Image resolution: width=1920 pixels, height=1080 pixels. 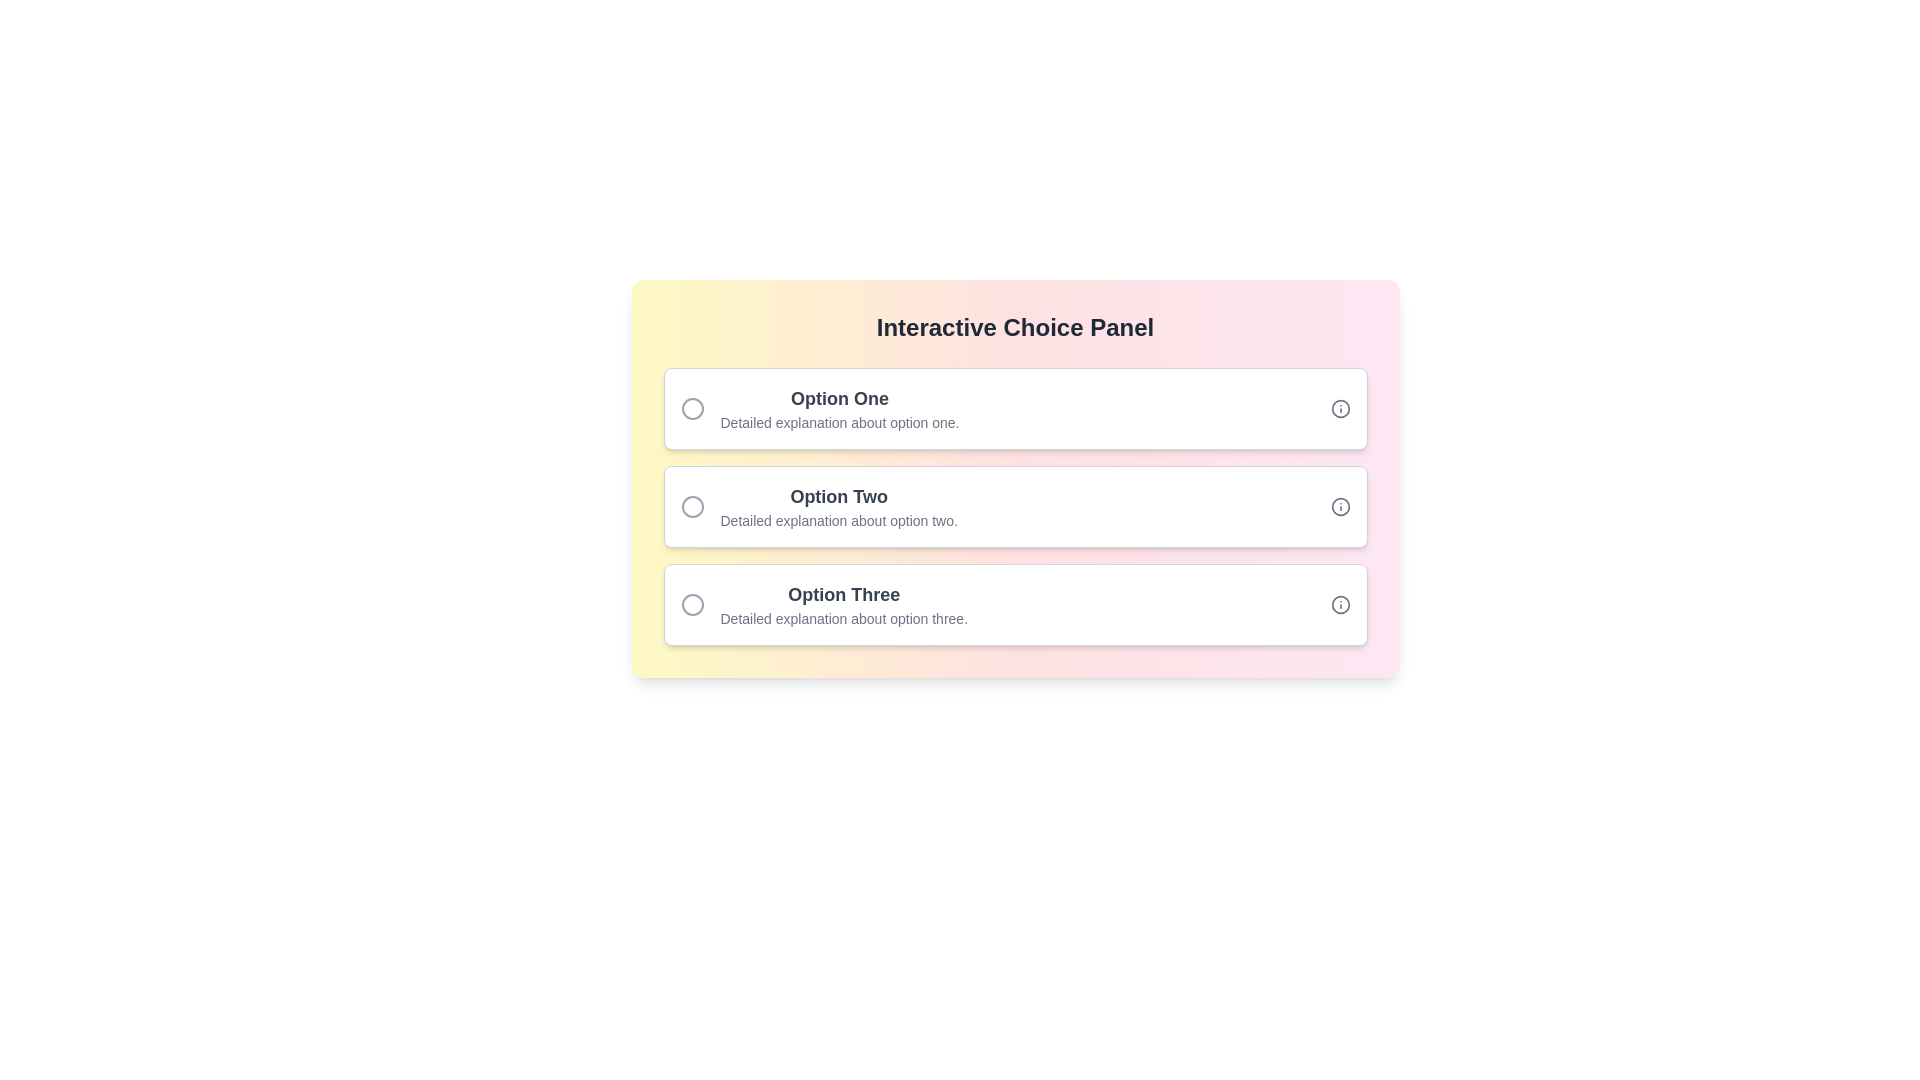 What do you see at coordinates (839, 519) in the screenshot?
I see `the static text display providing additional descriptive information for 'Option Two', which is the second subtext under the 'Option Two' heading` at bounding box center [839, 519].